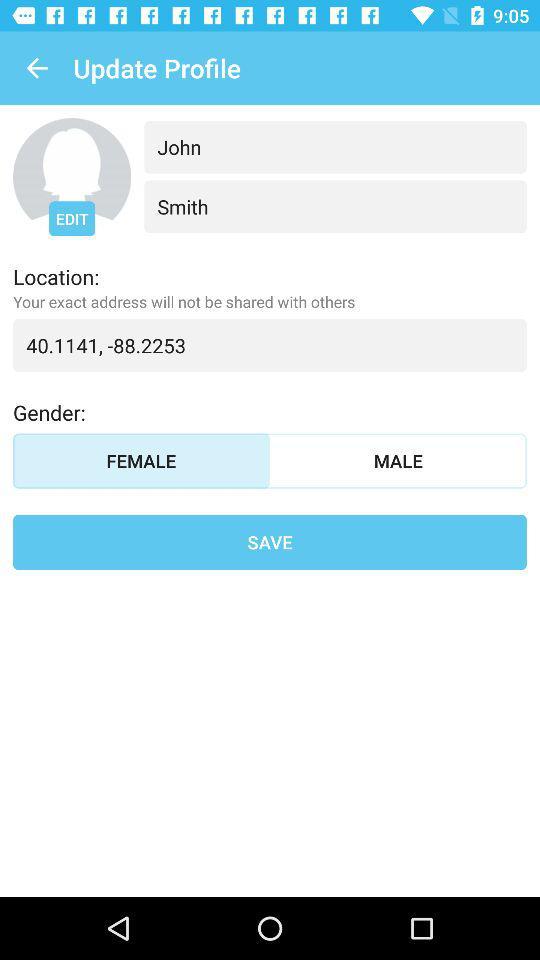  What do you see at coordinates (140, 461) in the screenshot?
I see `item above save` at bounding box center [140, 461].